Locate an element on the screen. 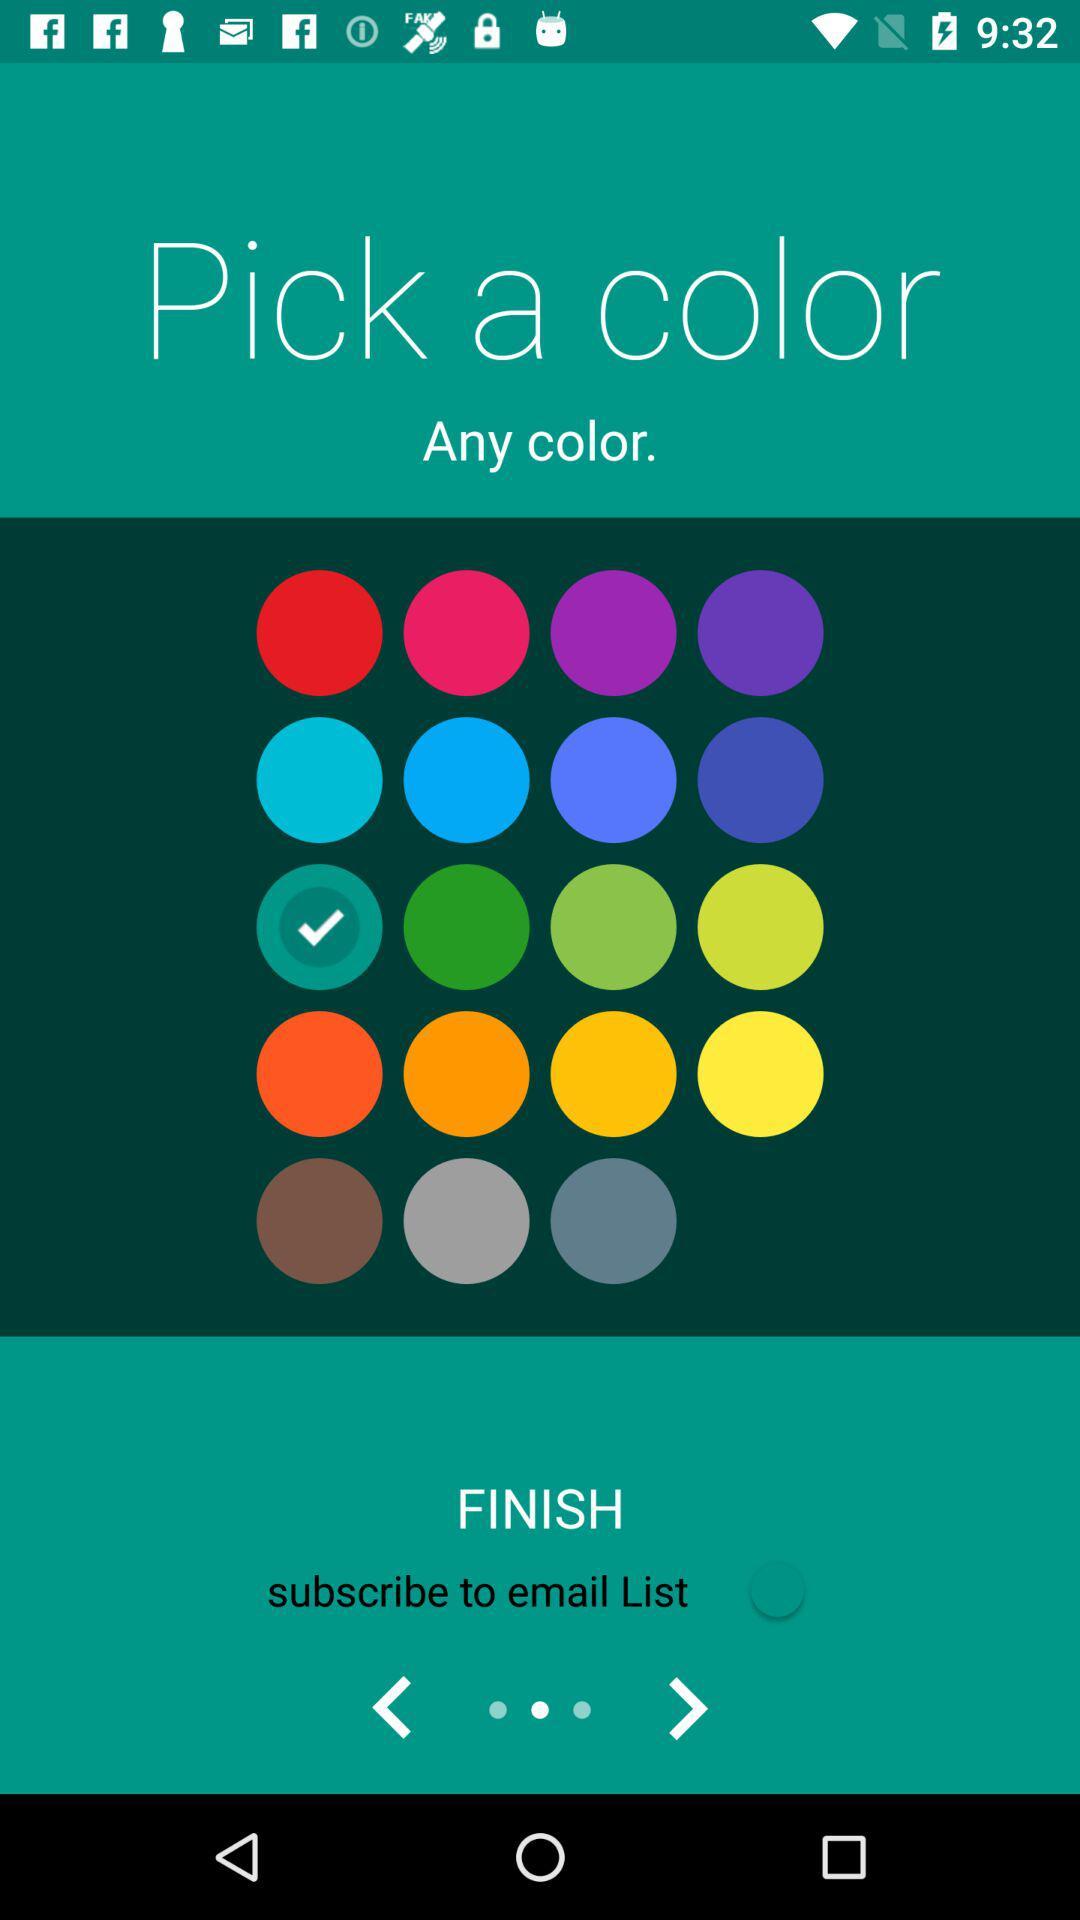  finish icon is located at coordinates (540, 1507).